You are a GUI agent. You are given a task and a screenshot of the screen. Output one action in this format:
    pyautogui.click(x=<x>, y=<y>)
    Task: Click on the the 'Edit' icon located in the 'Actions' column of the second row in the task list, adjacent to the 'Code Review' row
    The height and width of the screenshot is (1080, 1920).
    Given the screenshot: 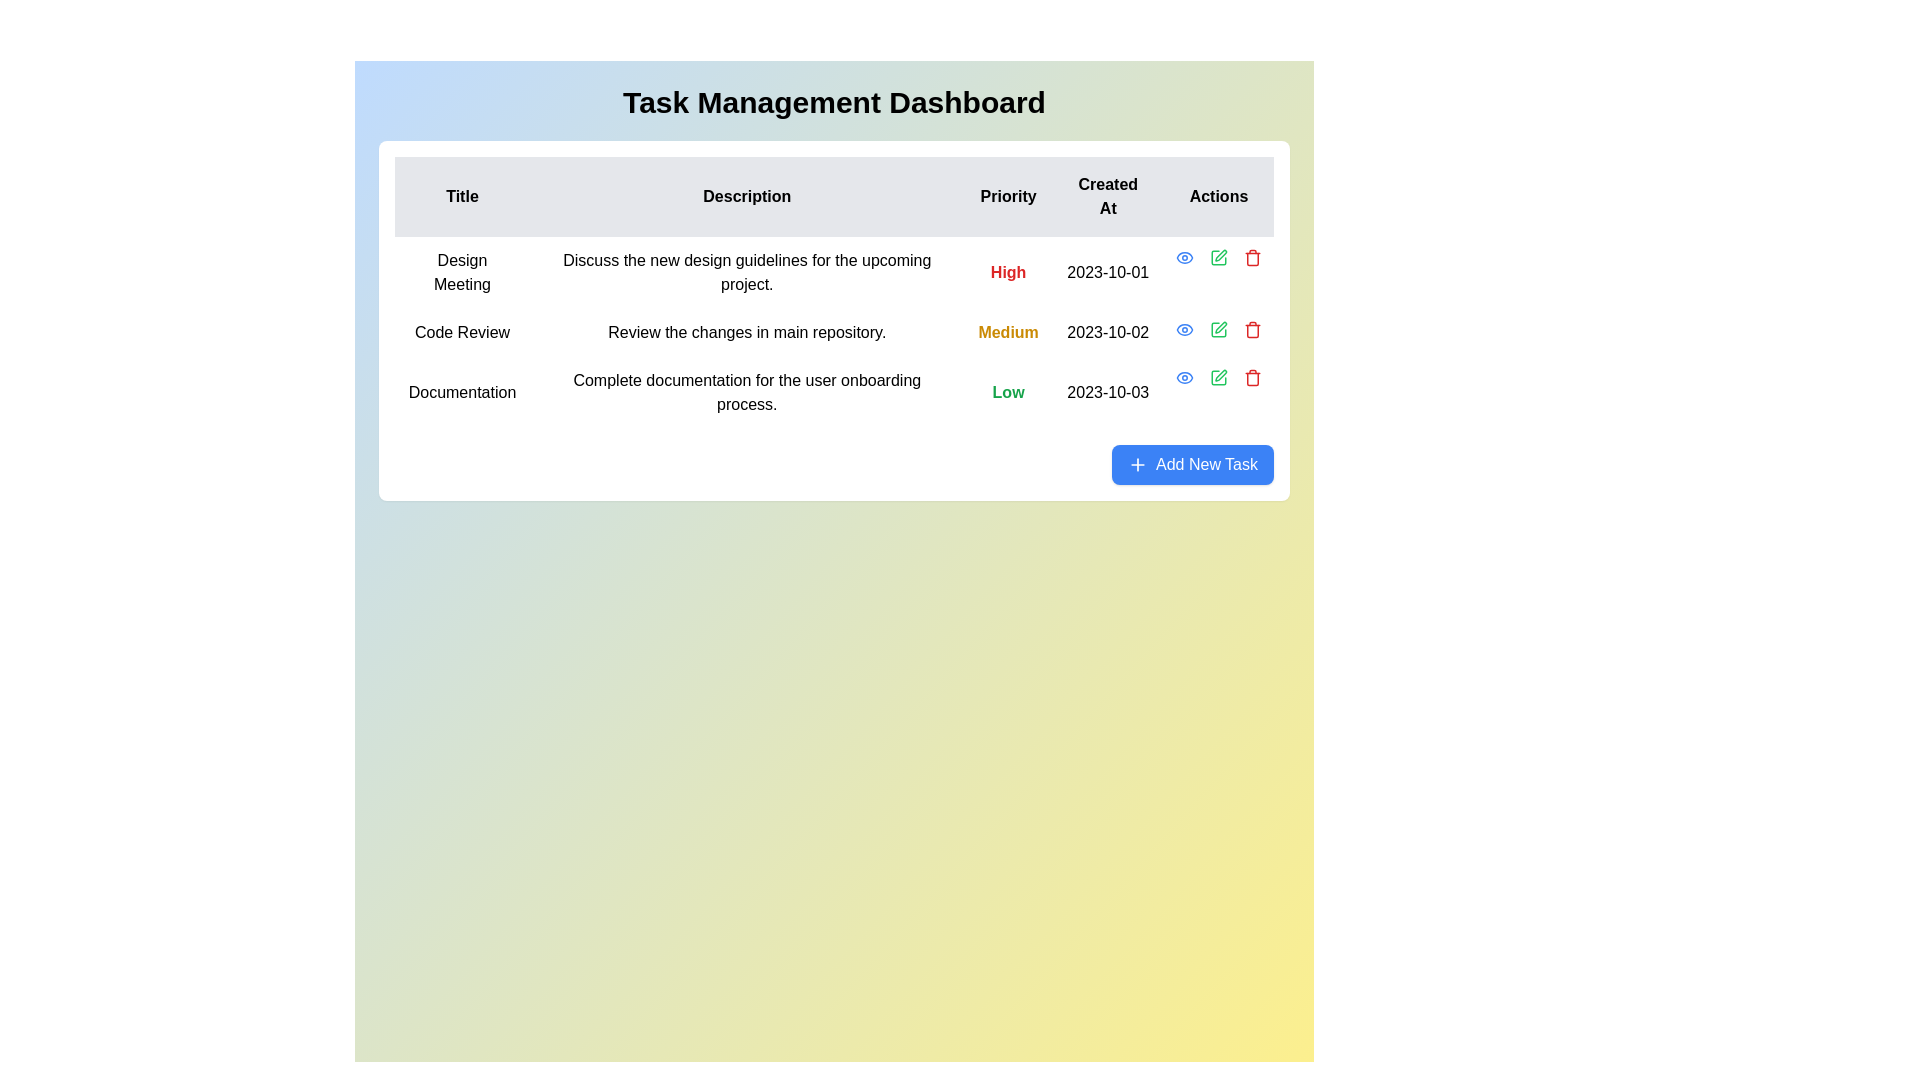 What is the action you would take?
    pyautogui.click(x=1218, y=329)
    